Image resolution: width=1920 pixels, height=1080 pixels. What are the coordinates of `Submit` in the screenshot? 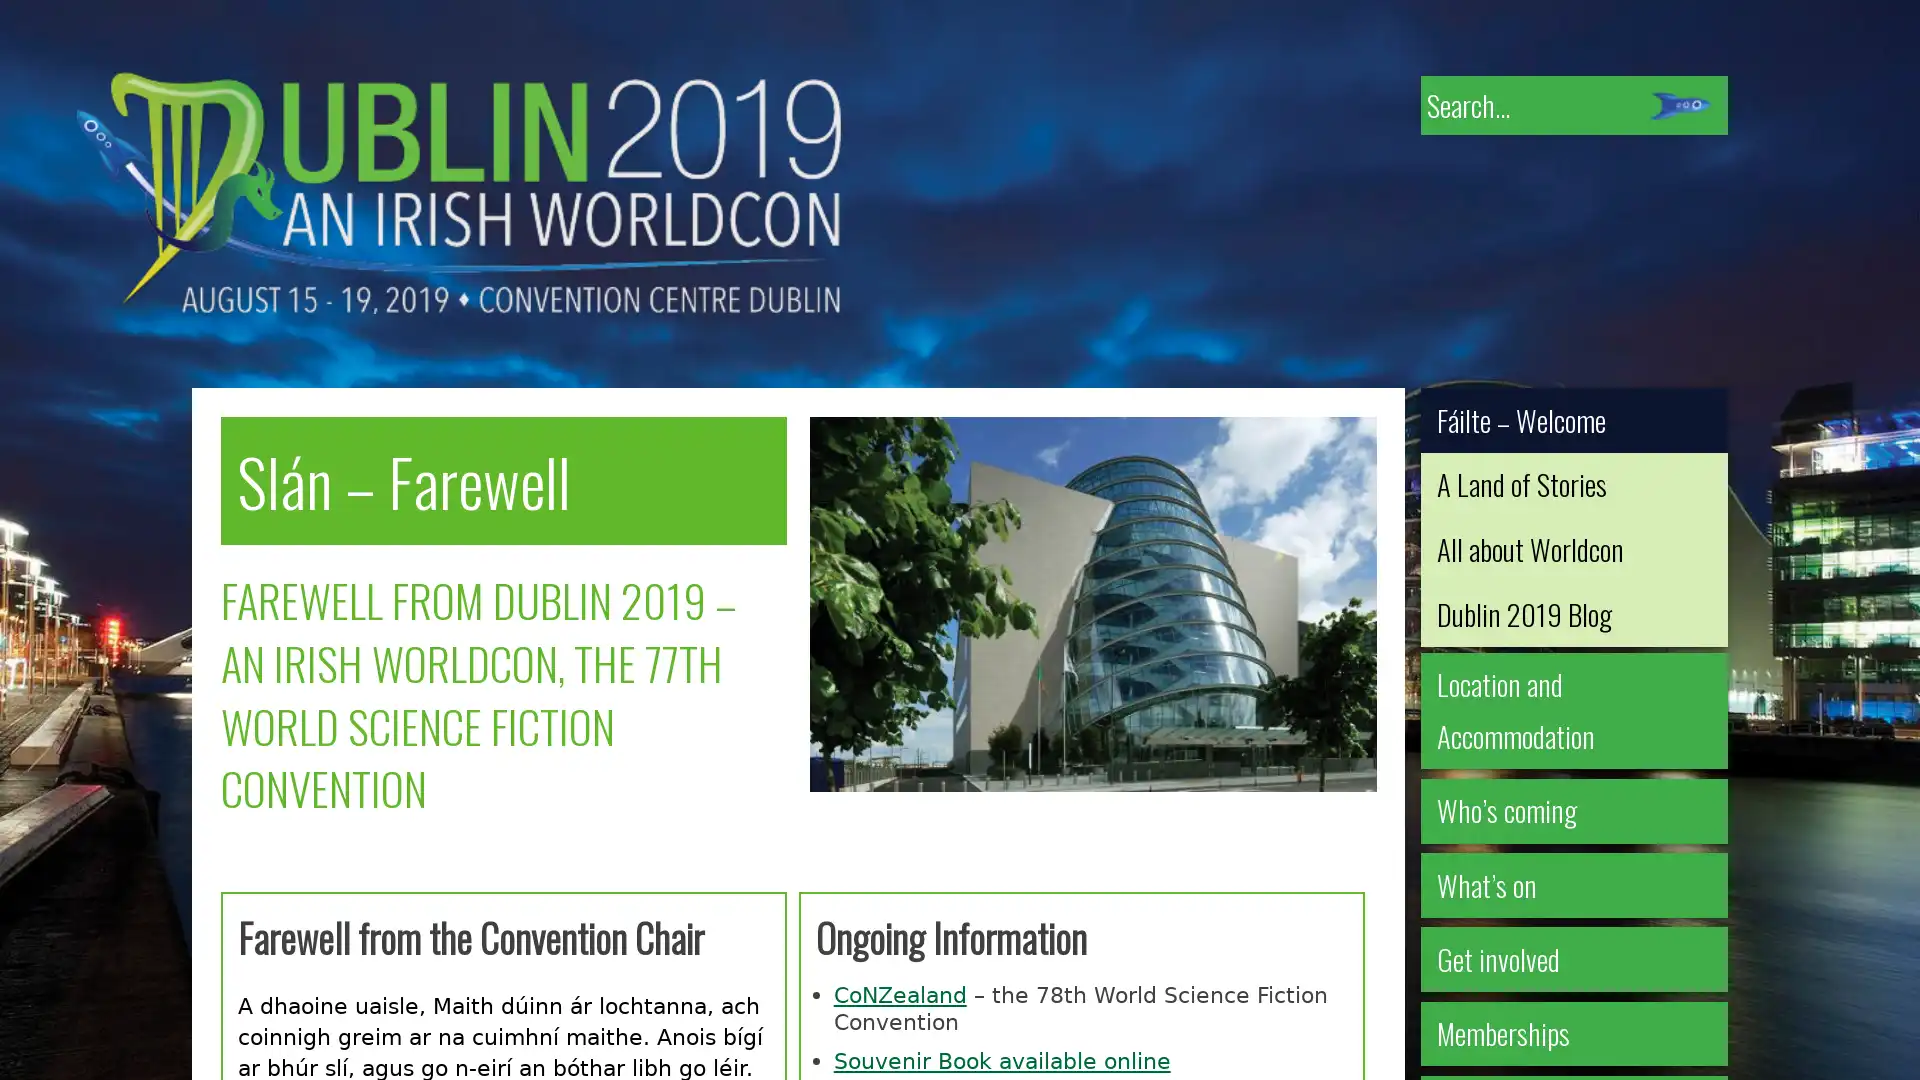 It's located at (1680, 106).